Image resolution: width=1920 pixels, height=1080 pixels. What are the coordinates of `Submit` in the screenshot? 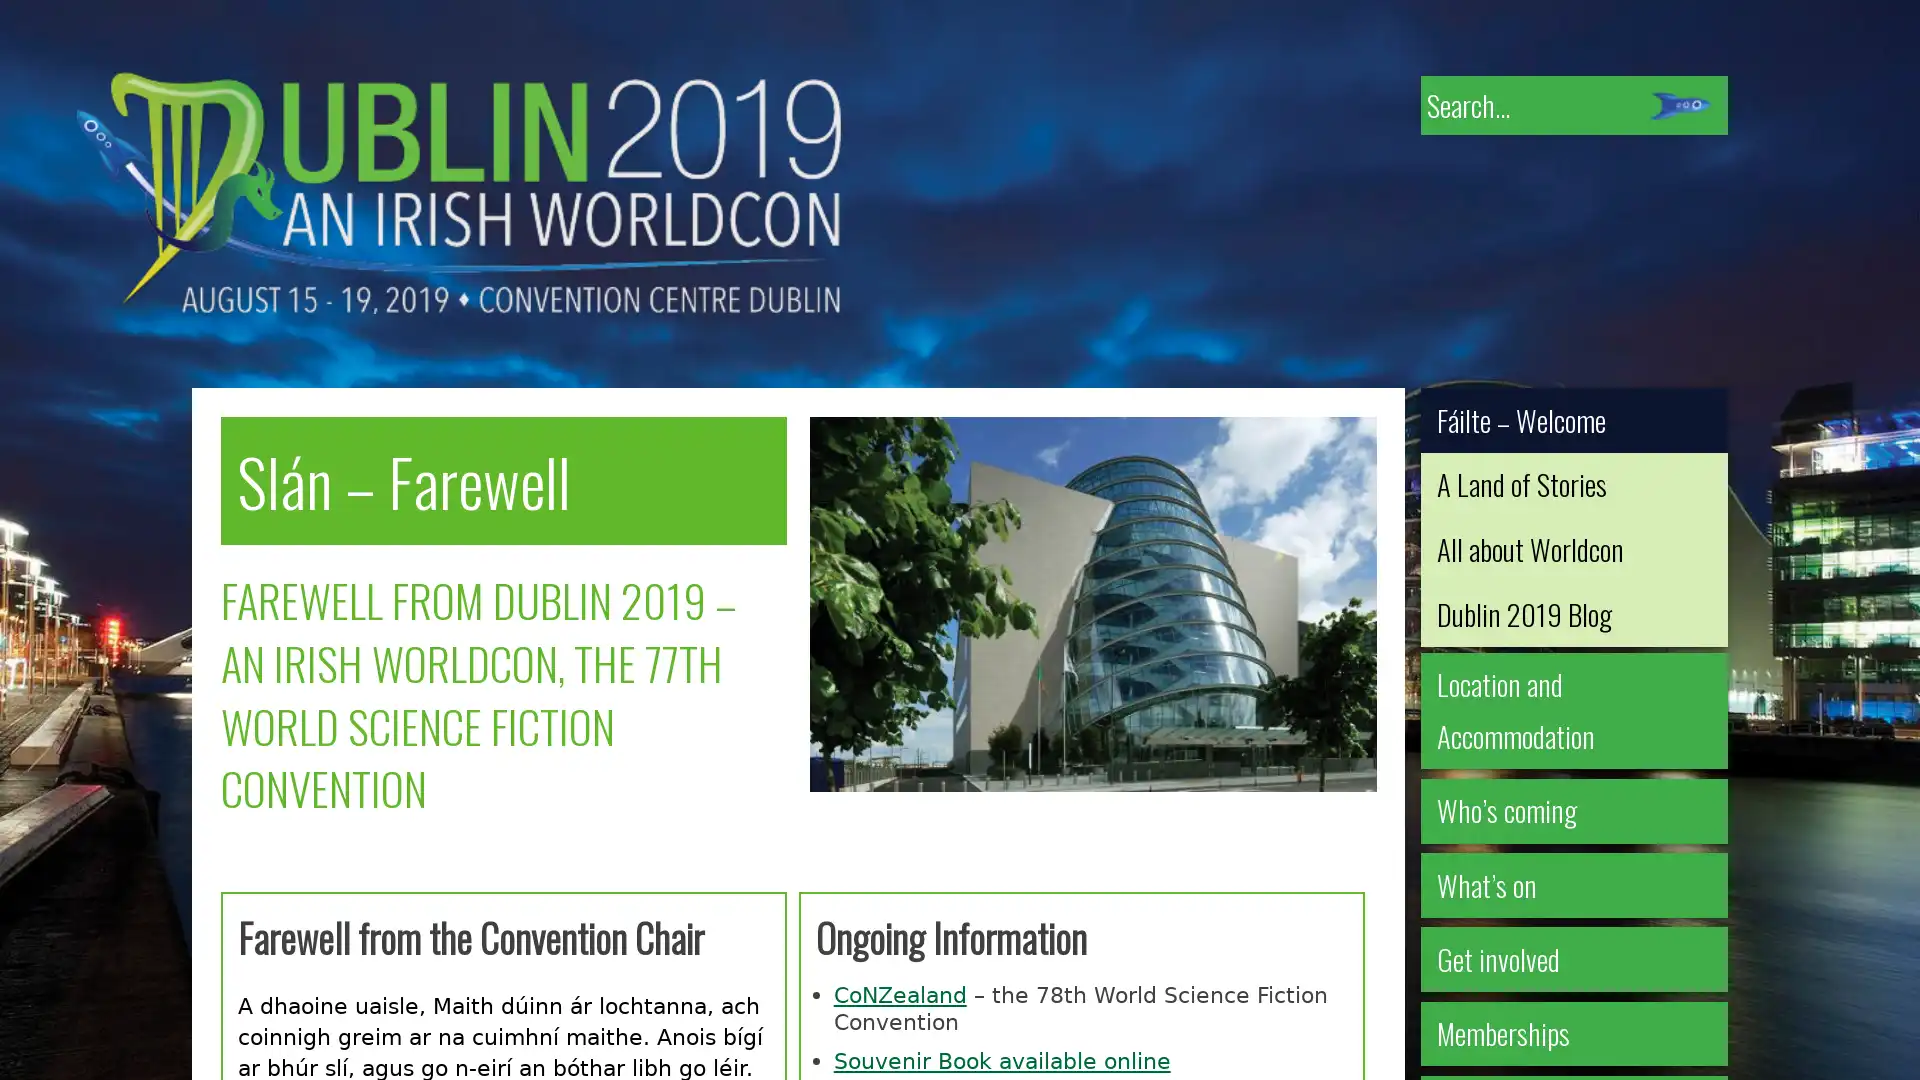 It's located at (1680, 106).